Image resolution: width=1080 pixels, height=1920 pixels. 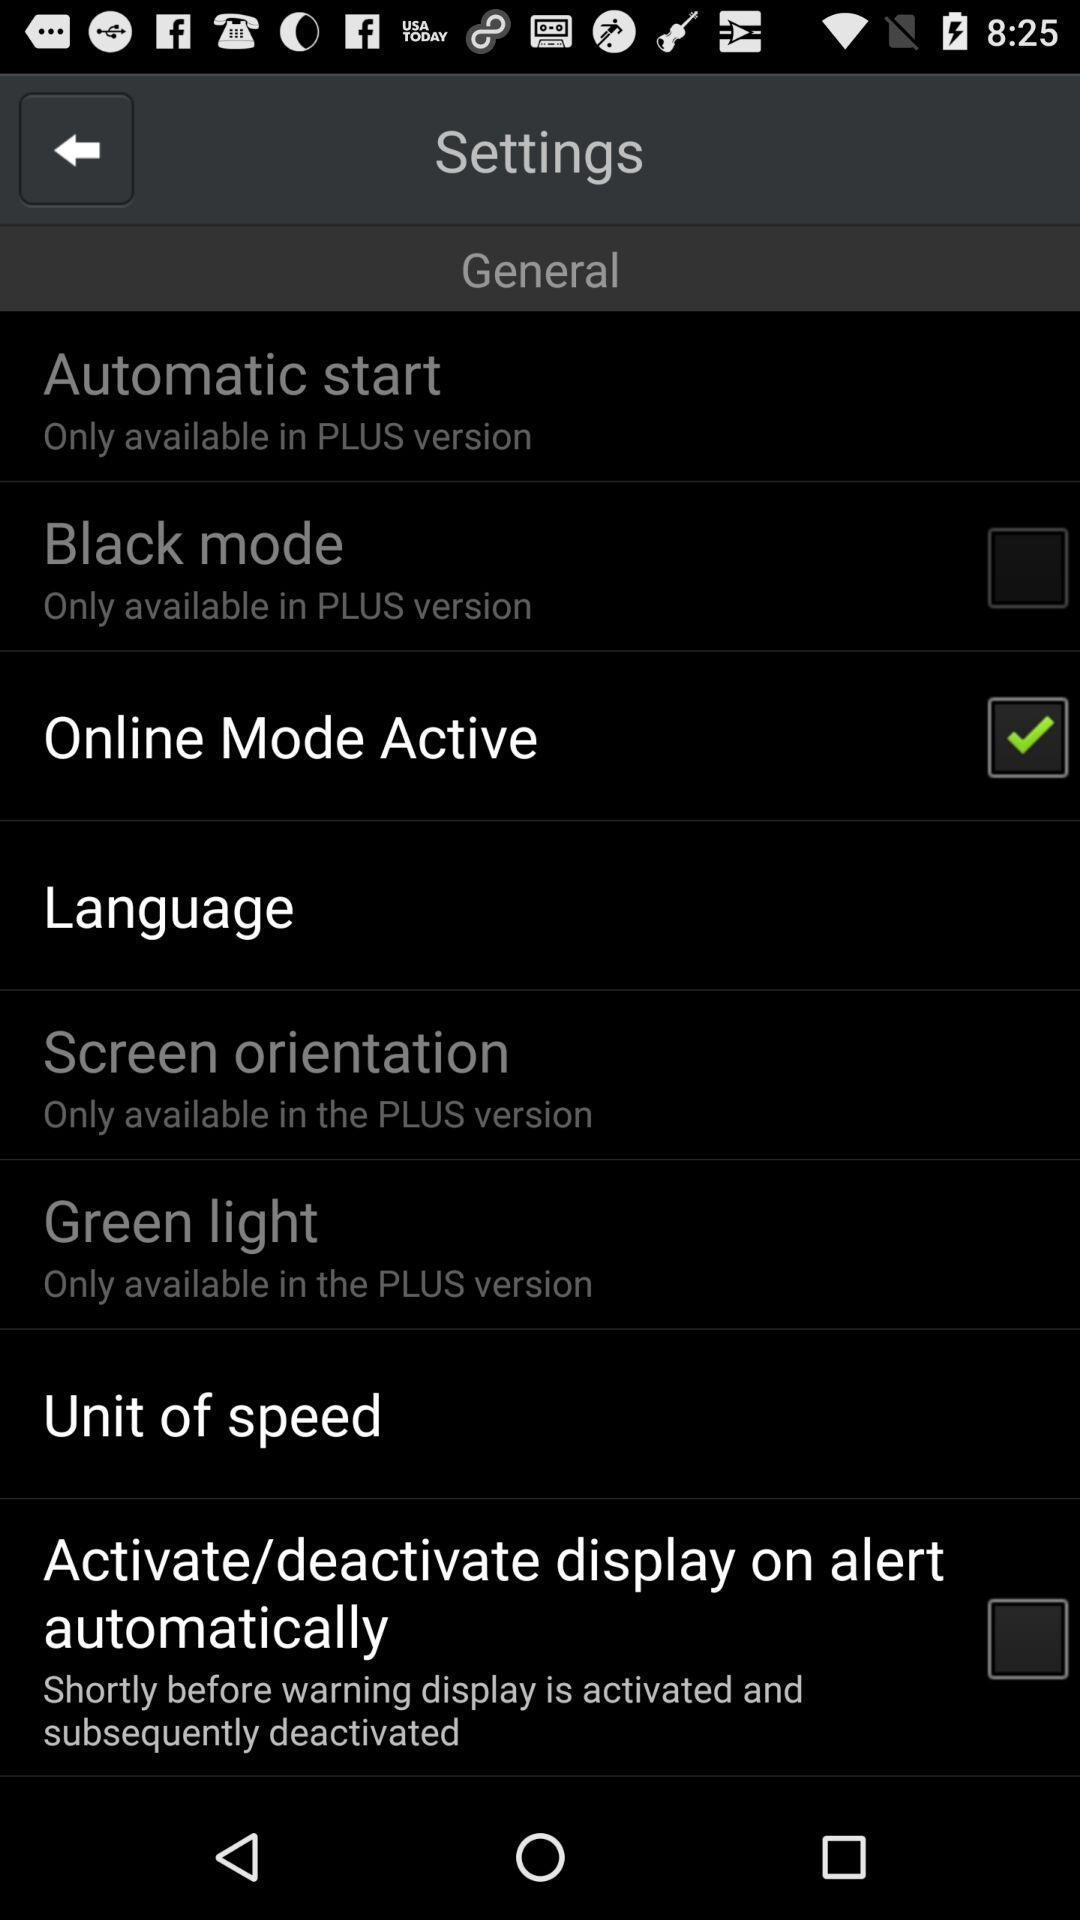 What do you see at coordinates (290, 734) in the screenshot?
I see `the item below only available in icon` at bounding box center [290, 734].